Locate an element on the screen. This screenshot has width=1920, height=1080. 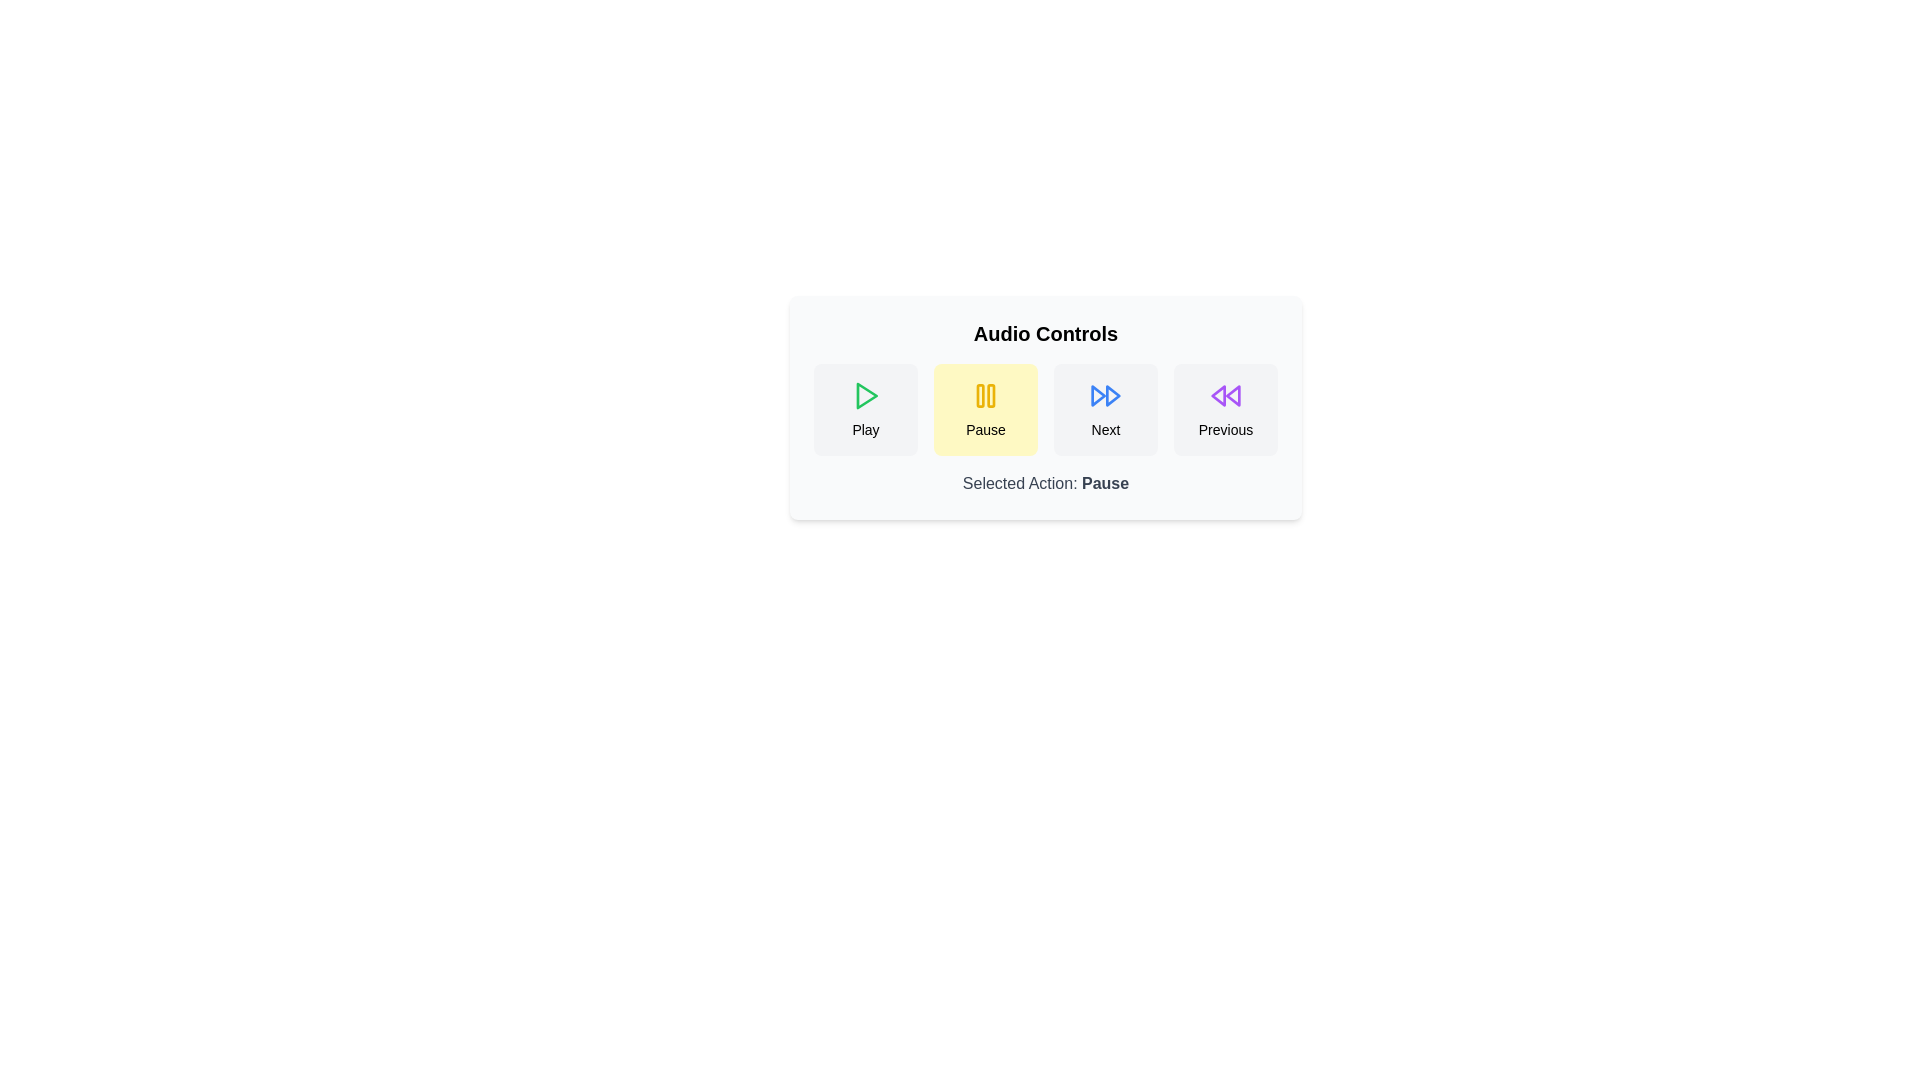
the Next button to observe the hover effect is located at coordinates (1104, 408).